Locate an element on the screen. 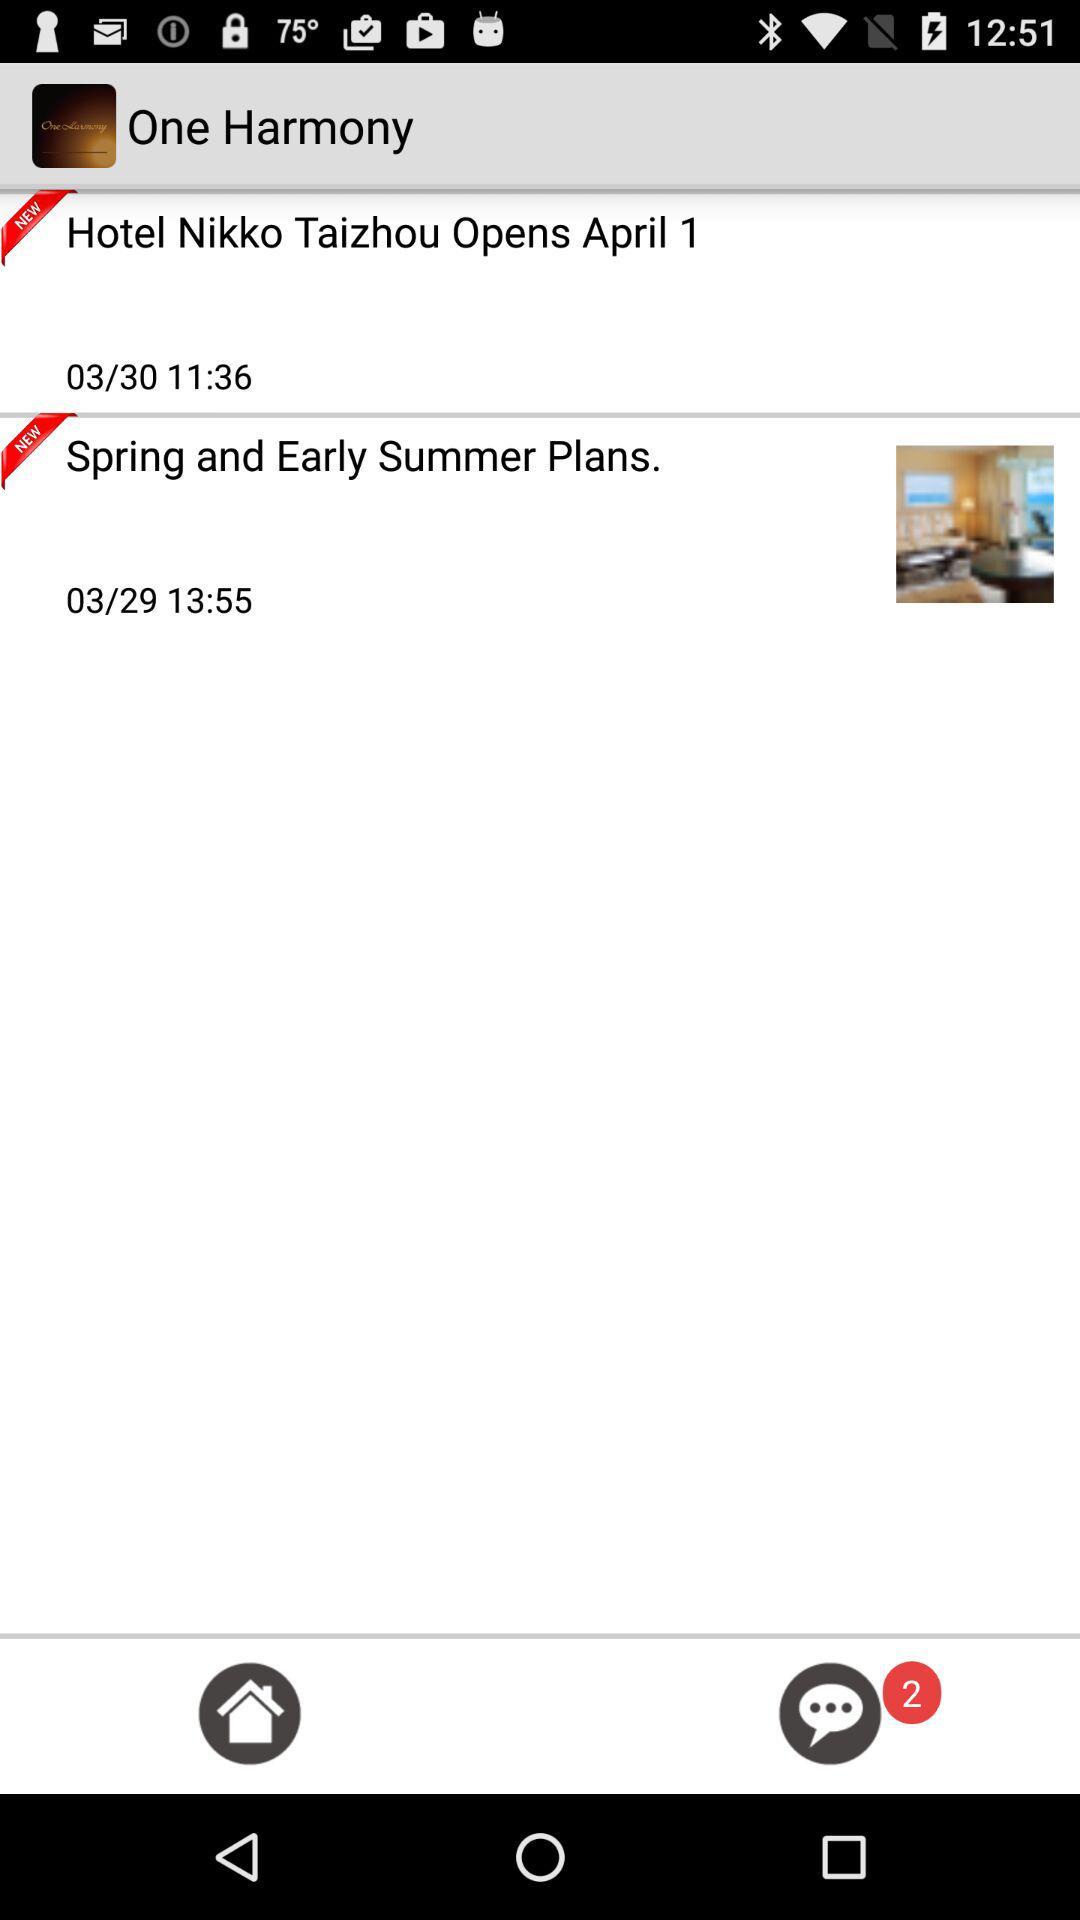 The image size is (1080, 1920). open chat is located at coordinates (830, 1712).